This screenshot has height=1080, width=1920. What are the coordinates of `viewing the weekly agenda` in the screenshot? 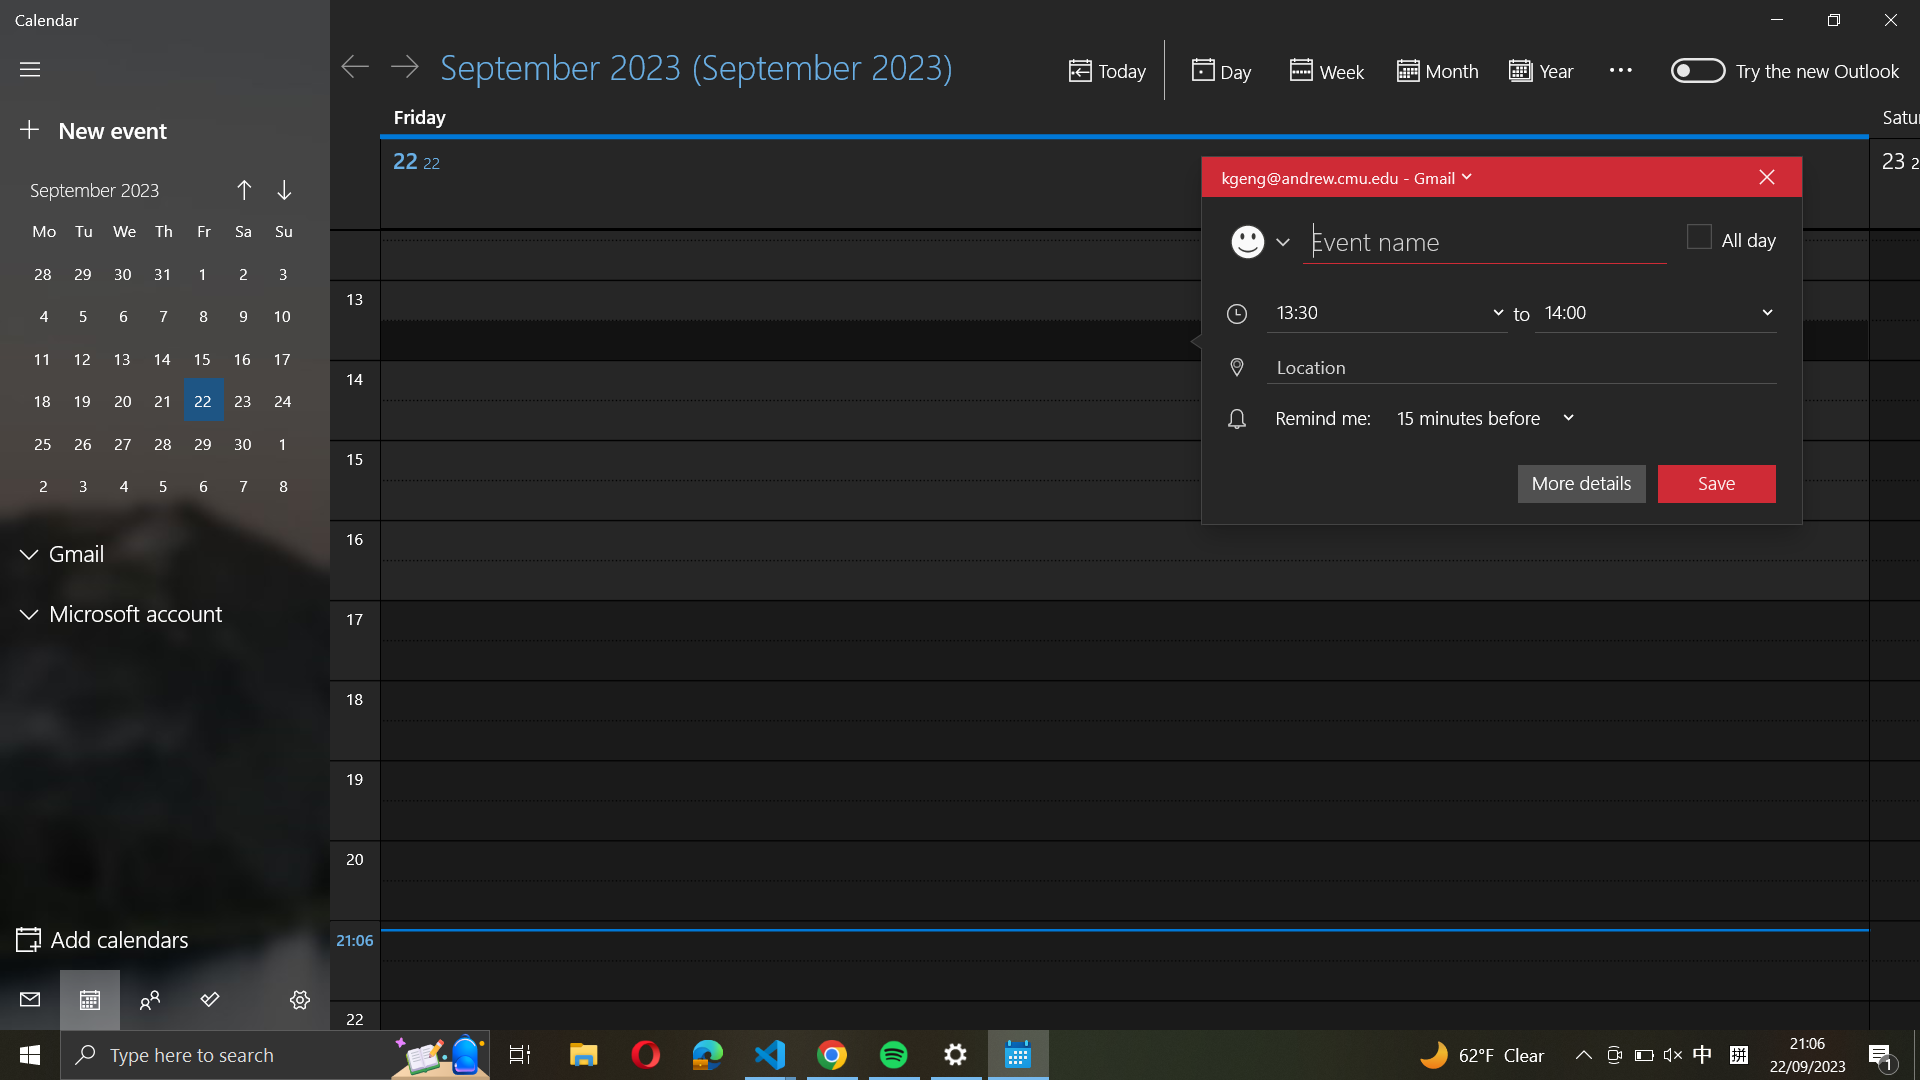 It's located at (1324, 70).